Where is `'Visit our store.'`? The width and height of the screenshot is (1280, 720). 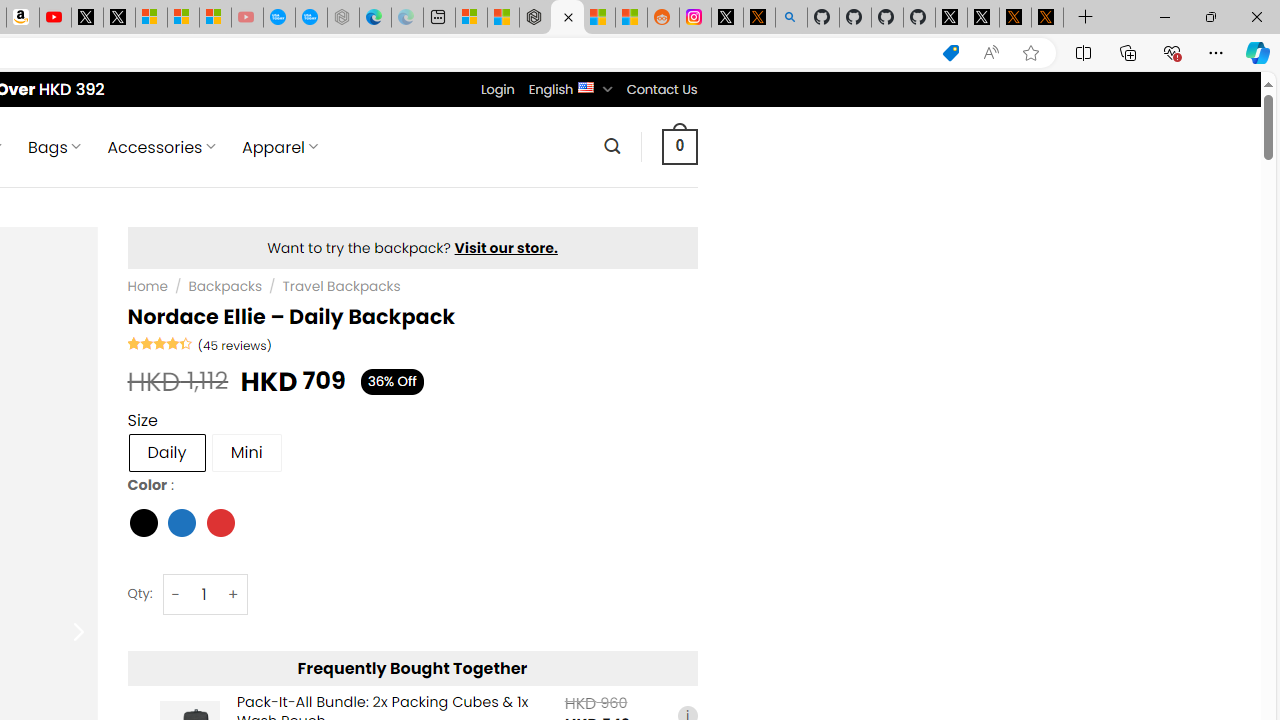 'Visit our store.' is located at coordinates (506, 247).